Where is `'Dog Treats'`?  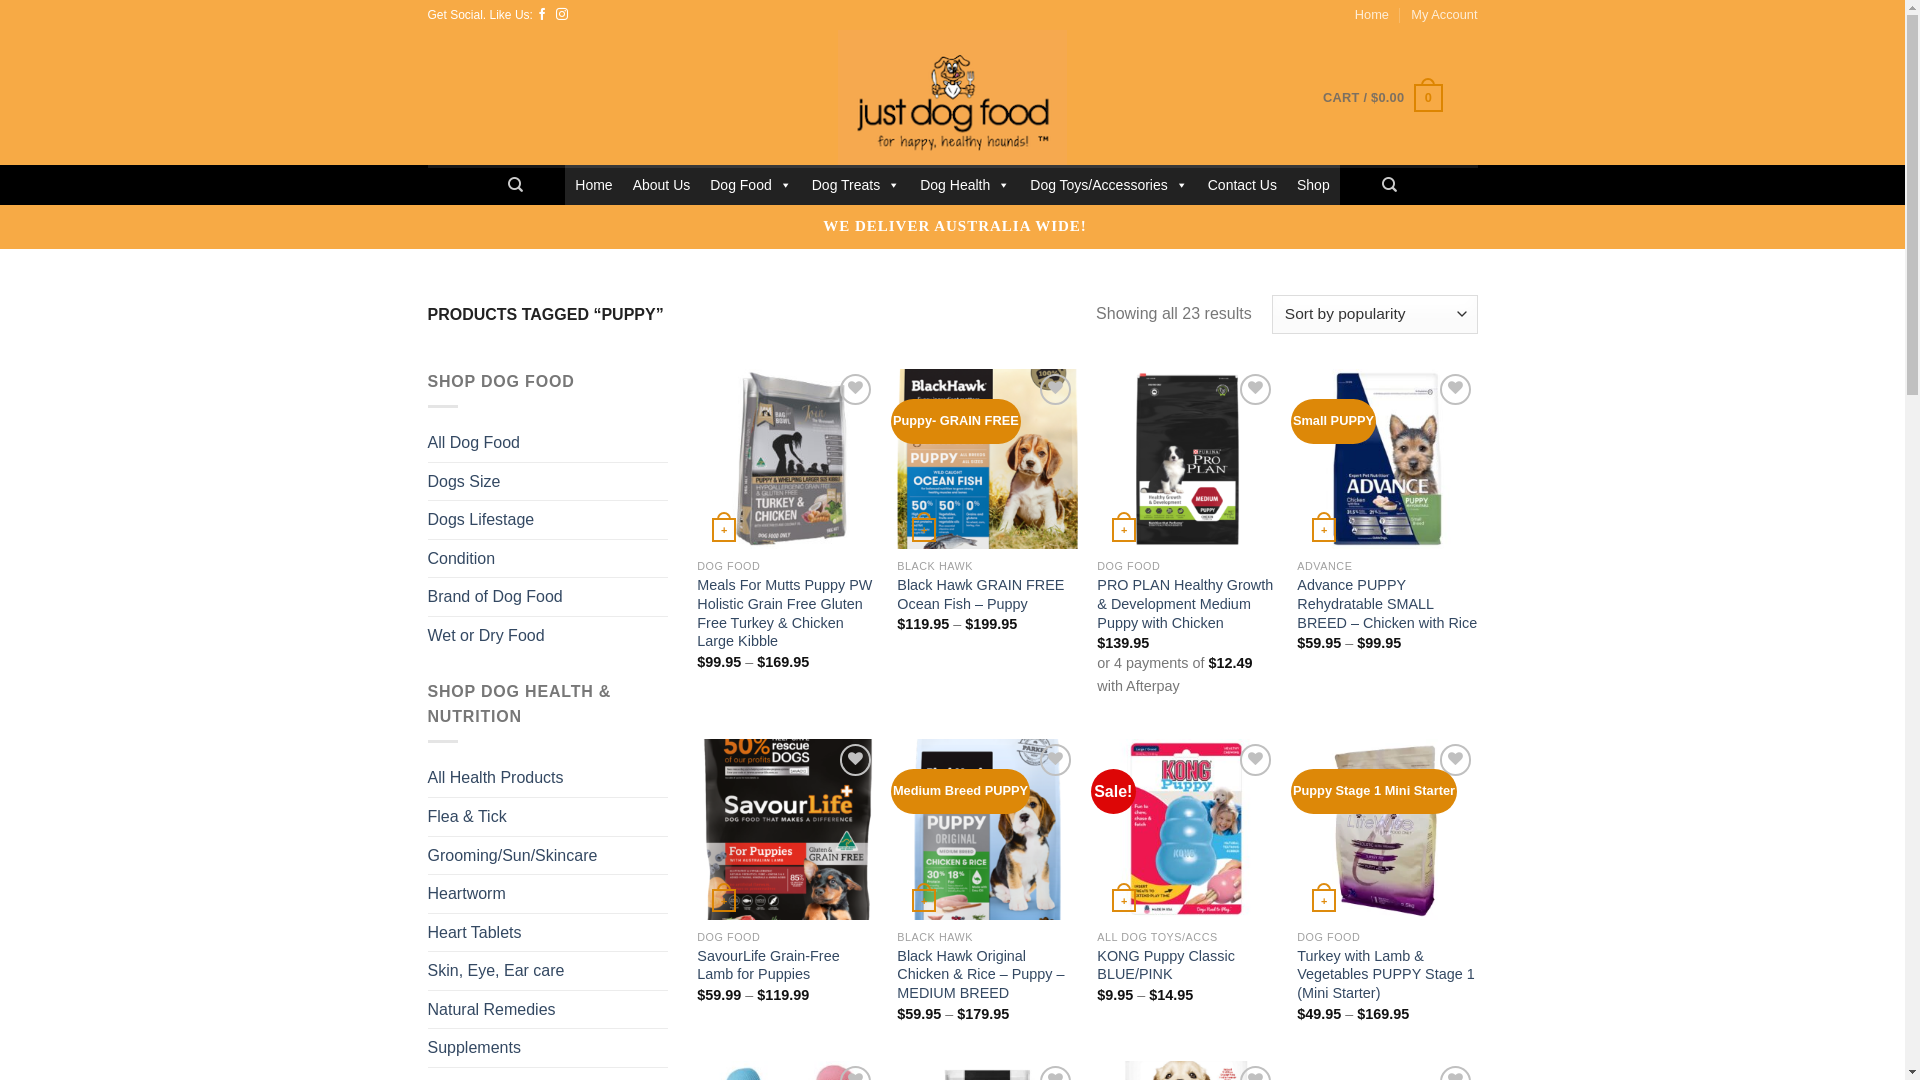 'Dog Treats' is located at coordinates (801, 185).